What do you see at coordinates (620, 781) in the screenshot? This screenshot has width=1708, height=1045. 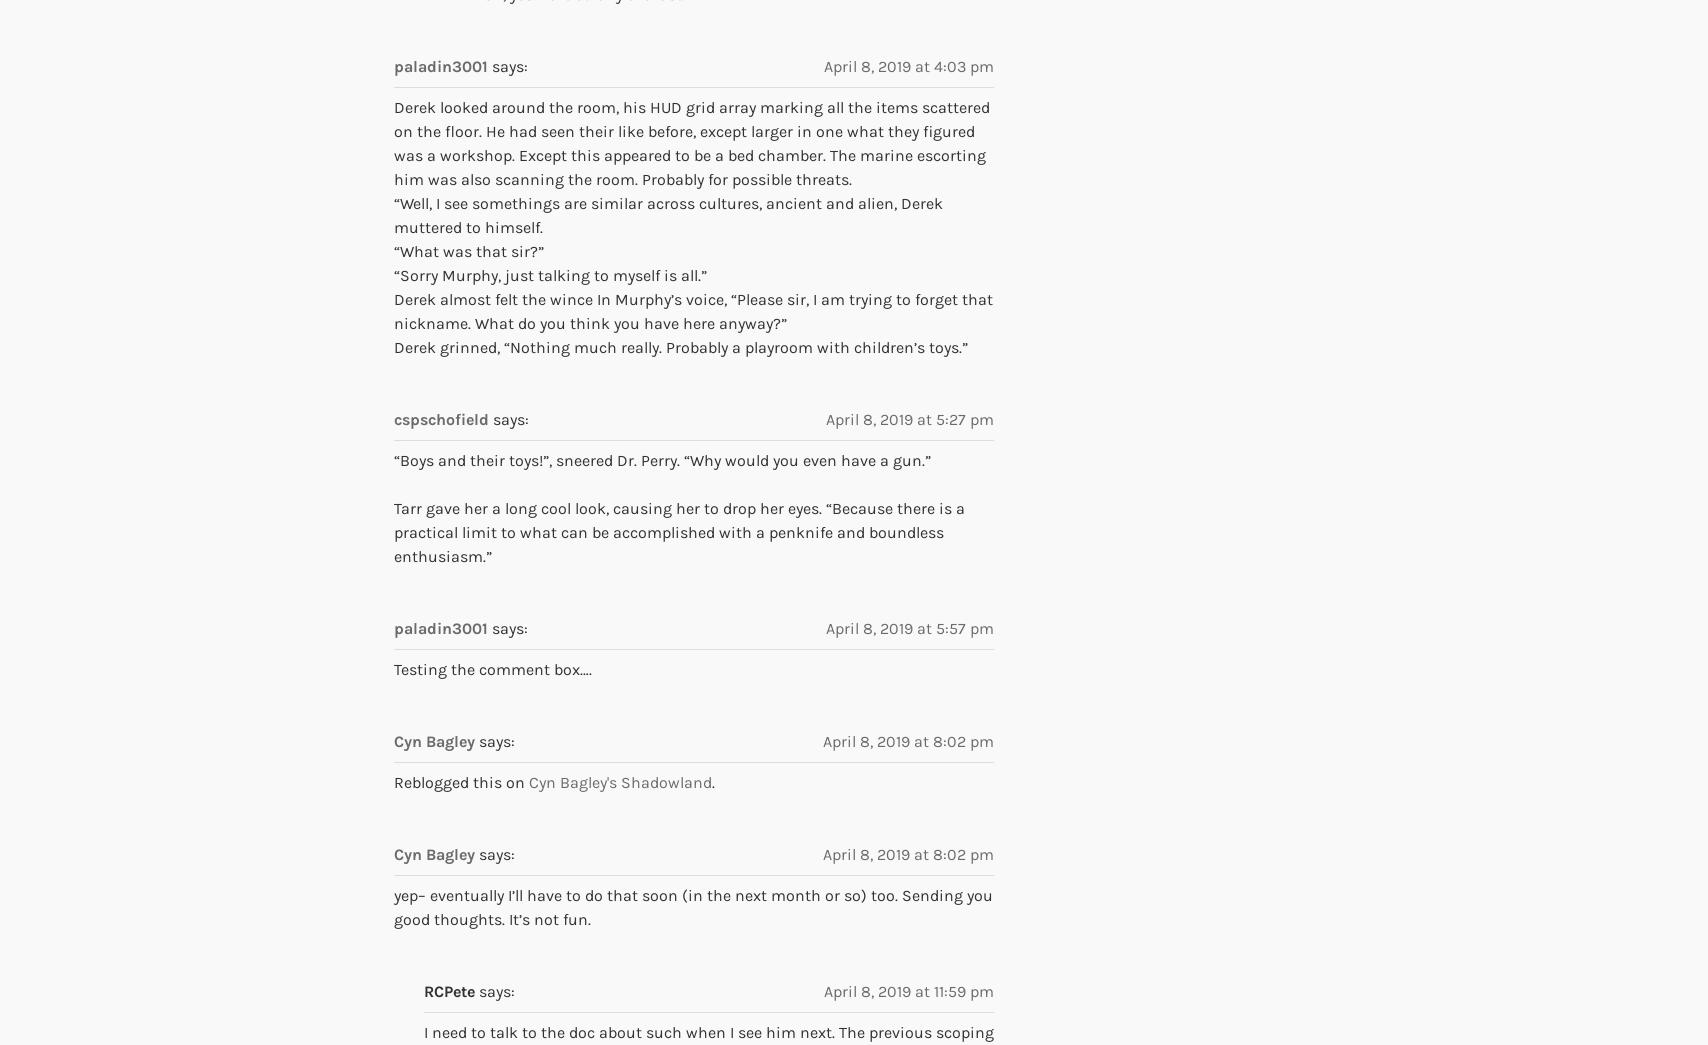 I see `'Cyn Bagley's Shadowland'` at bounding box center [620, 781].